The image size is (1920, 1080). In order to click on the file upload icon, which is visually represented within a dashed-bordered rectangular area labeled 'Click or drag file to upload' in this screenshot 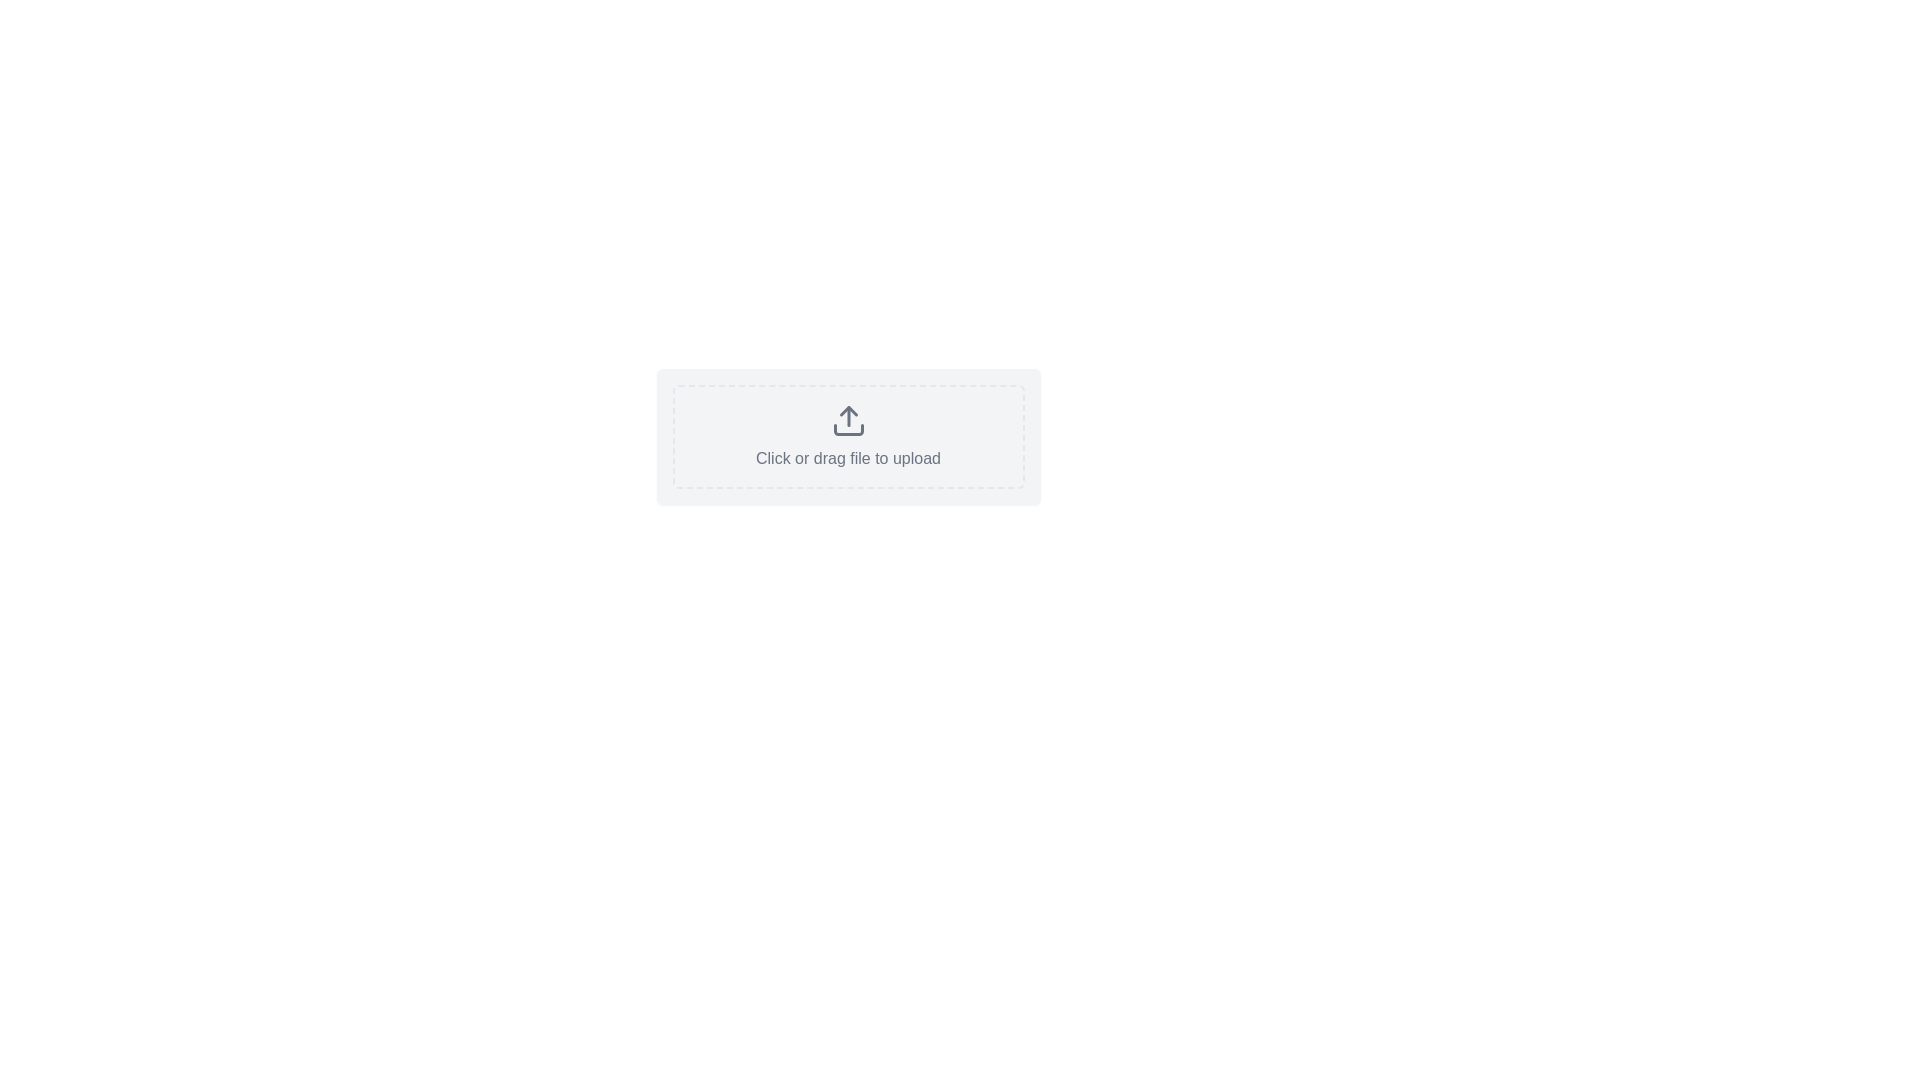, I will do `click(848, 419)`.